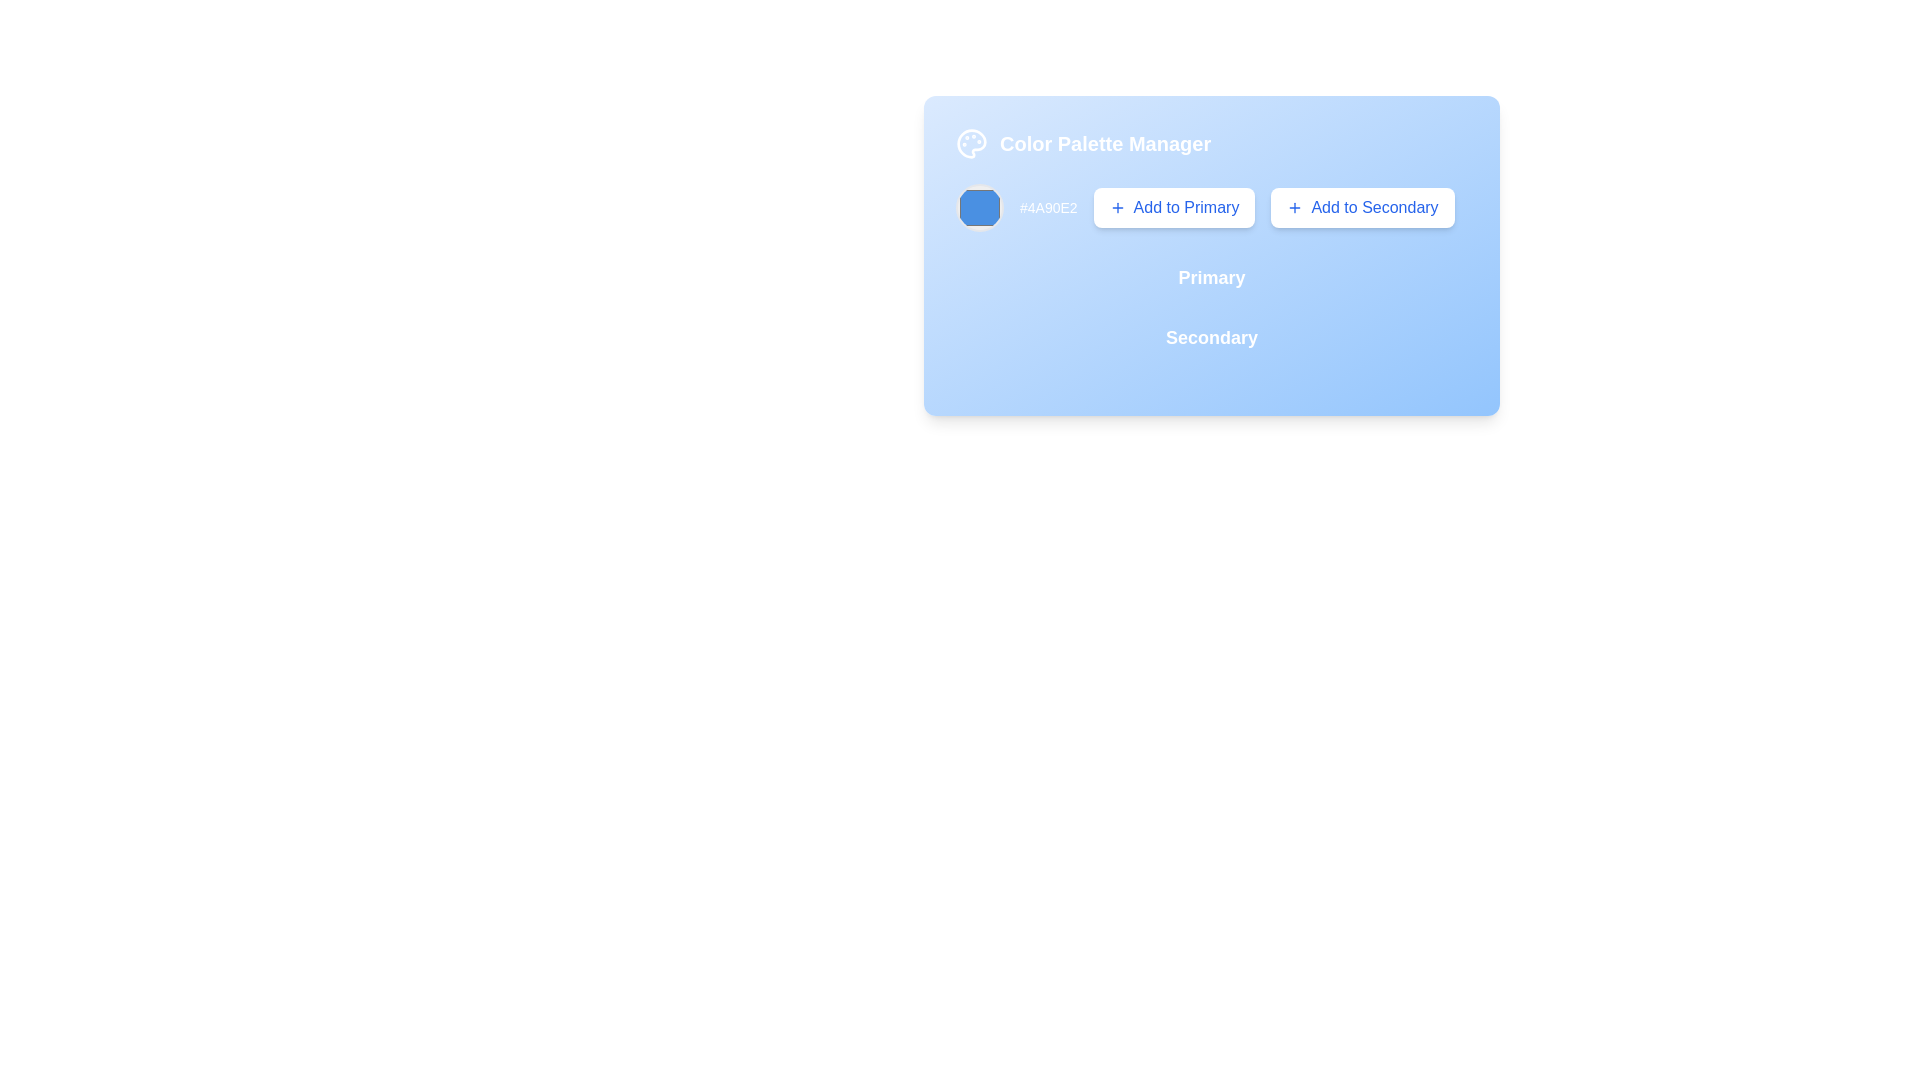 Image resolution: width=1920 pixels, height=1080 pixels. I want to click on the small, square-shaped plus icon located to the left of the 'Add to Primary' button, so click(1116, 208).